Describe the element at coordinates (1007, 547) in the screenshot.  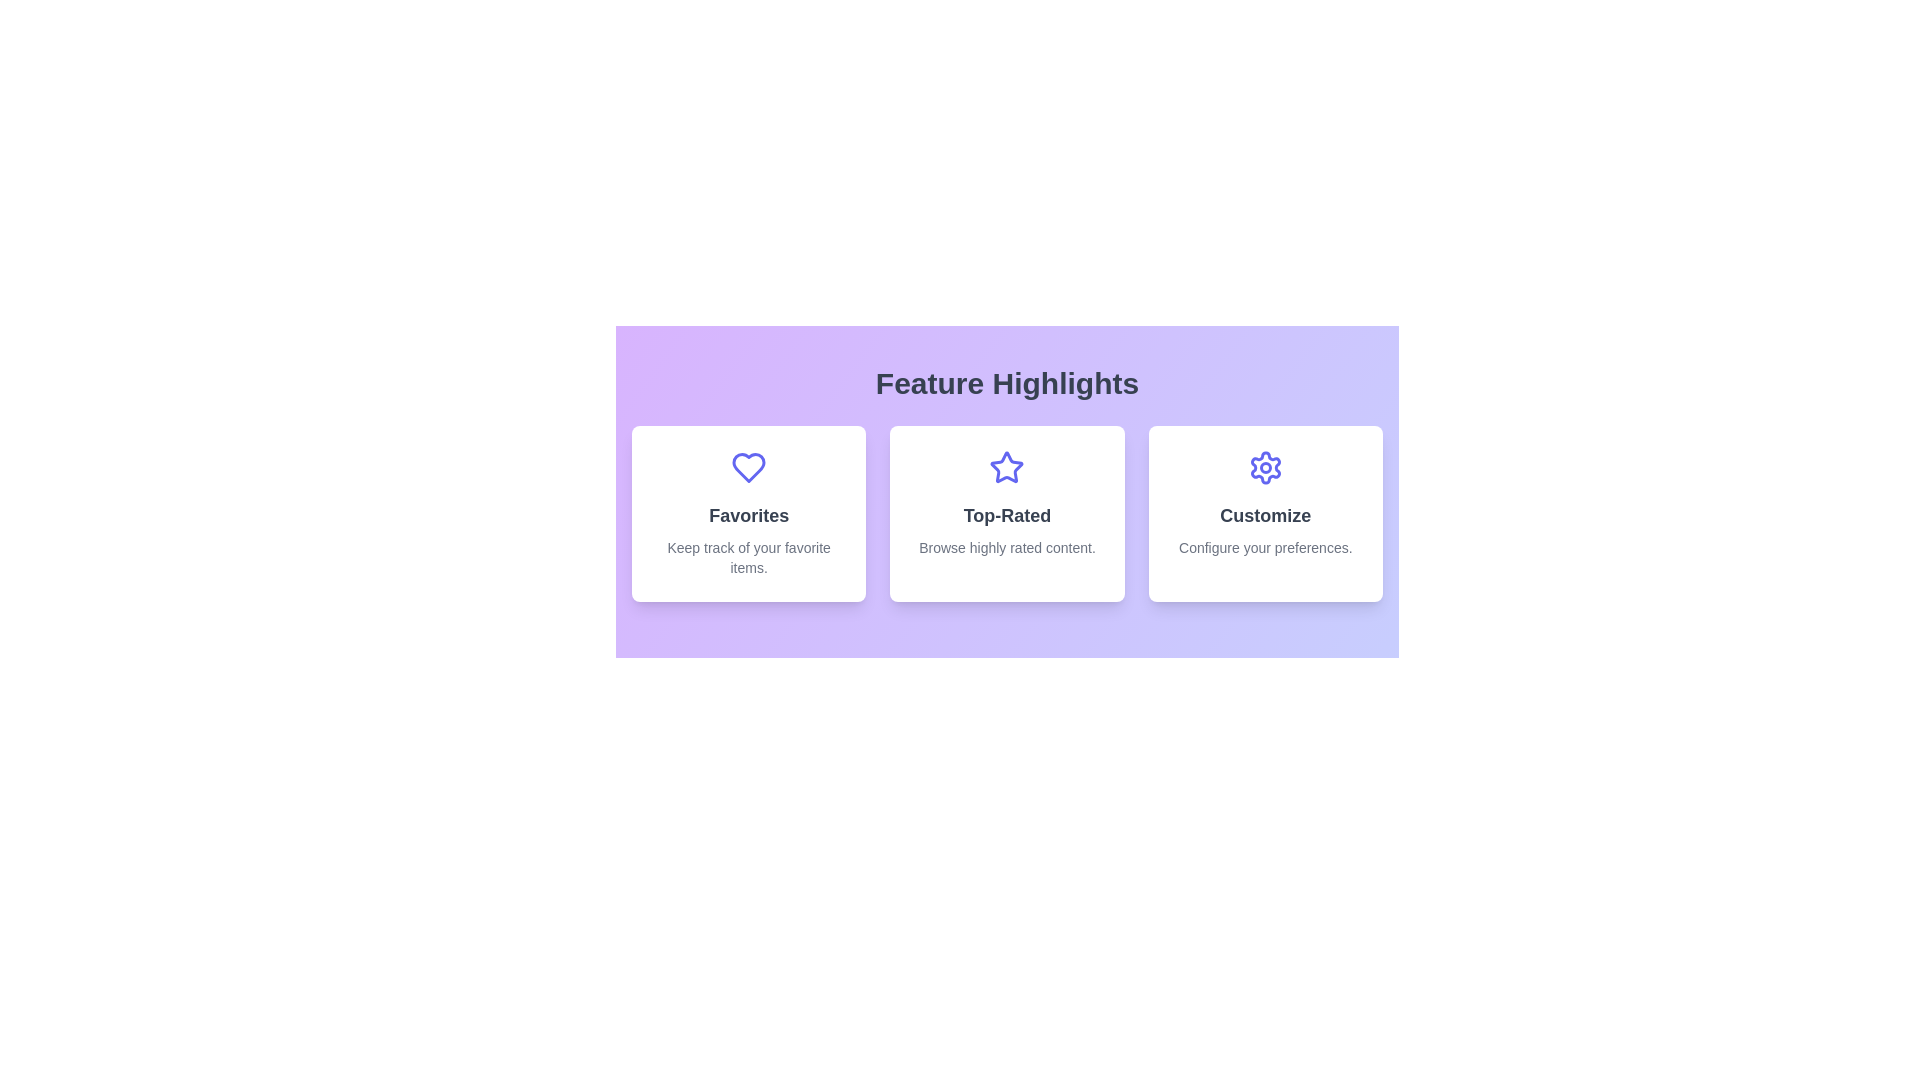
I see `the text element reading 'Browse highly rated content.' which is styled in gray and centered within the 'Top-Rated' card` at that location.